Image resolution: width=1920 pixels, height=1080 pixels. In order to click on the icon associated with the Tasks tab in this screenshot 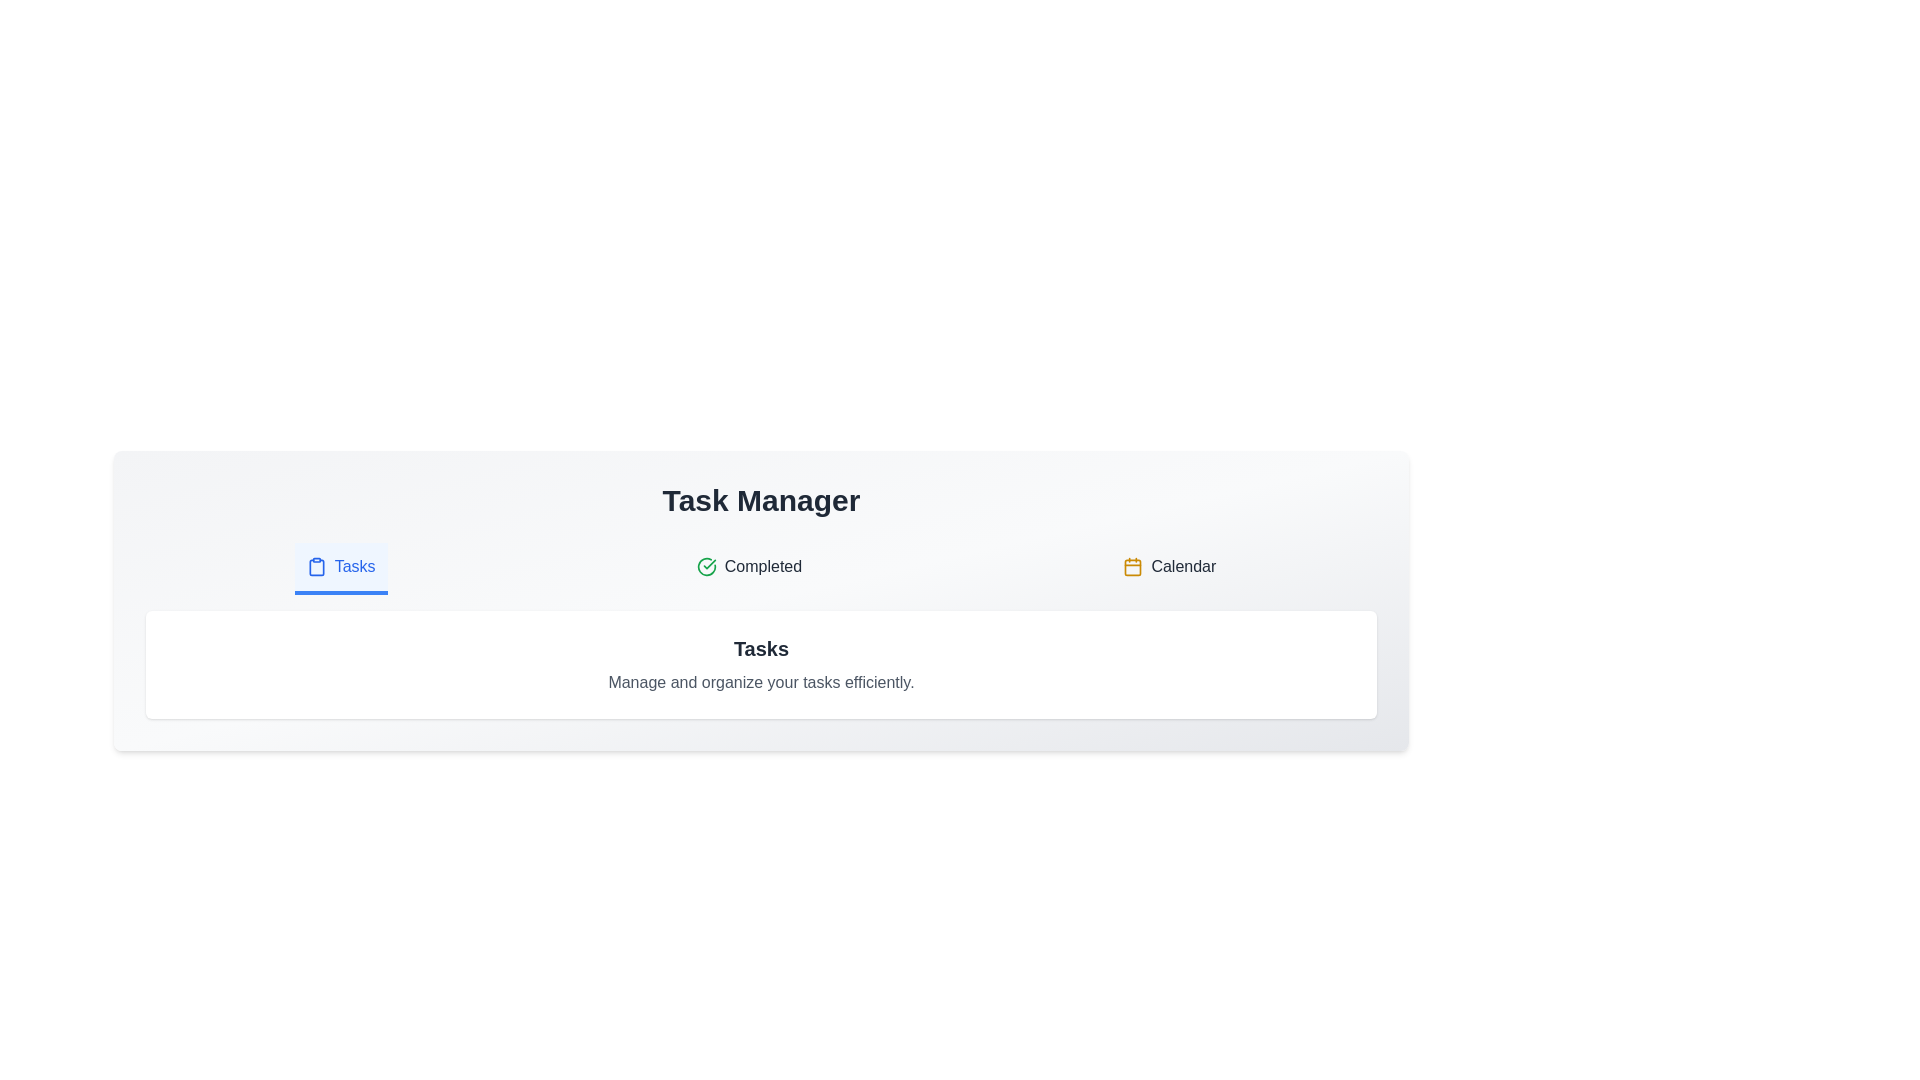, I will do `click(315, 567)`.